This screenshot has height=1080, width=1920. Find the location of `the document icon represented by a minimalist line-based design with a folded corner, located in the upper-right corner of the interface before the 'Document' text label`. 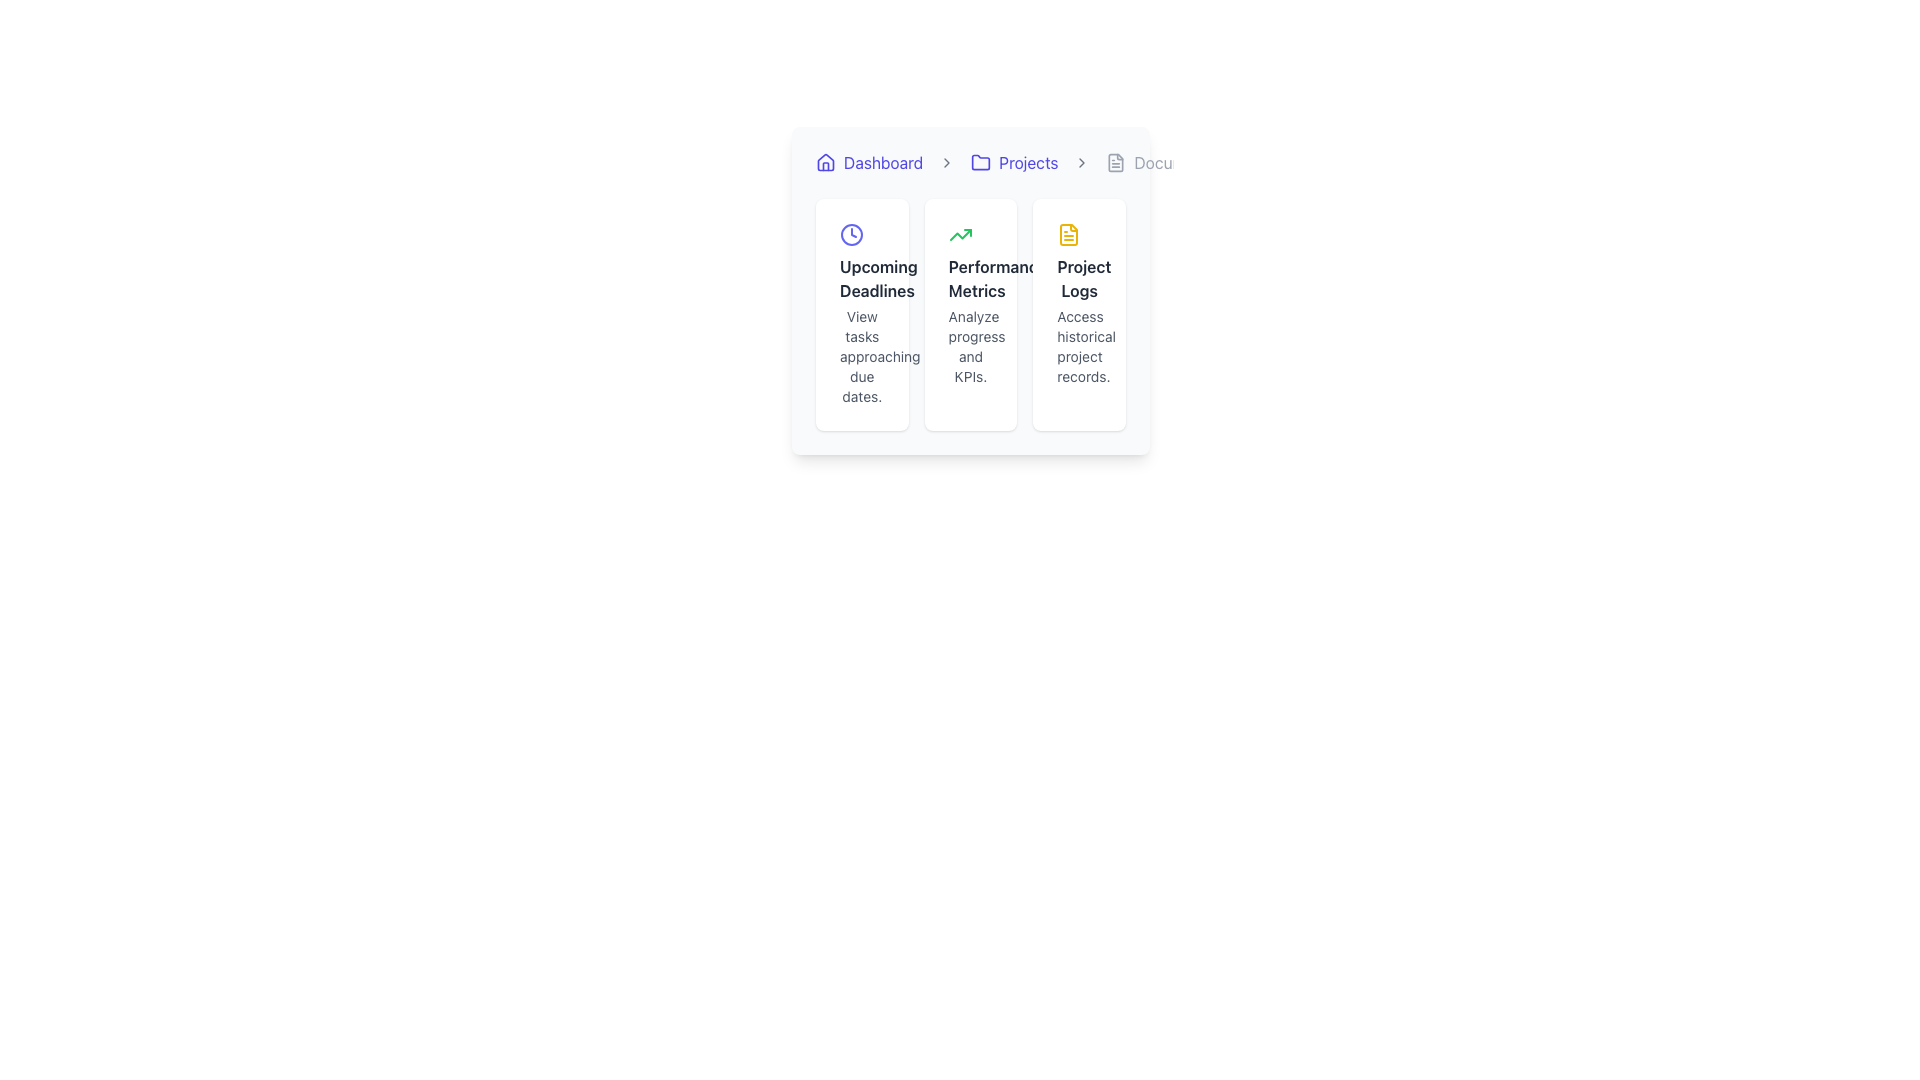

the document icon represented by a minimalist line-based design with a folded corner, located in the upper-right corner of the interface before the 'Document' text label is located at coordinates (1115, 161).